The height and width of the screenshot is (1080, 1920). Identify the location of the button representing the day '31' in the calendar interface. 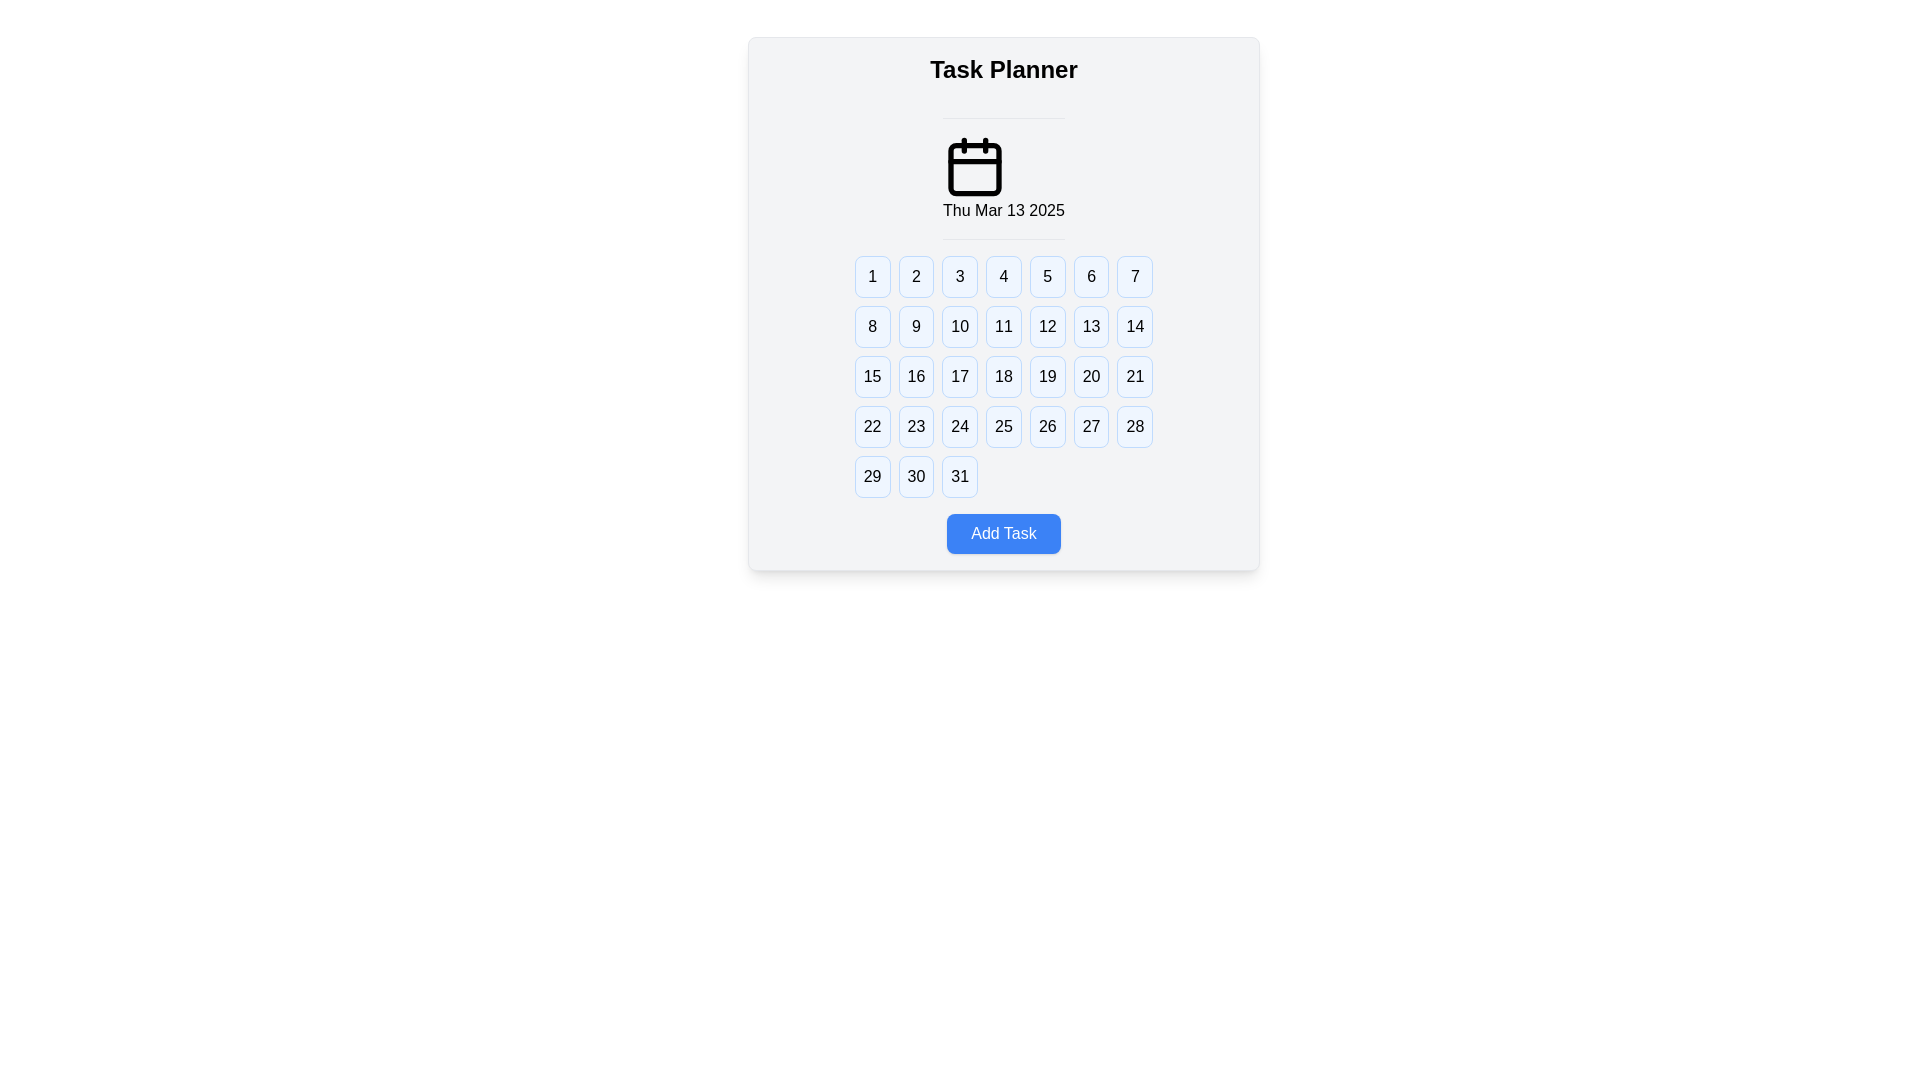
(960, 477).